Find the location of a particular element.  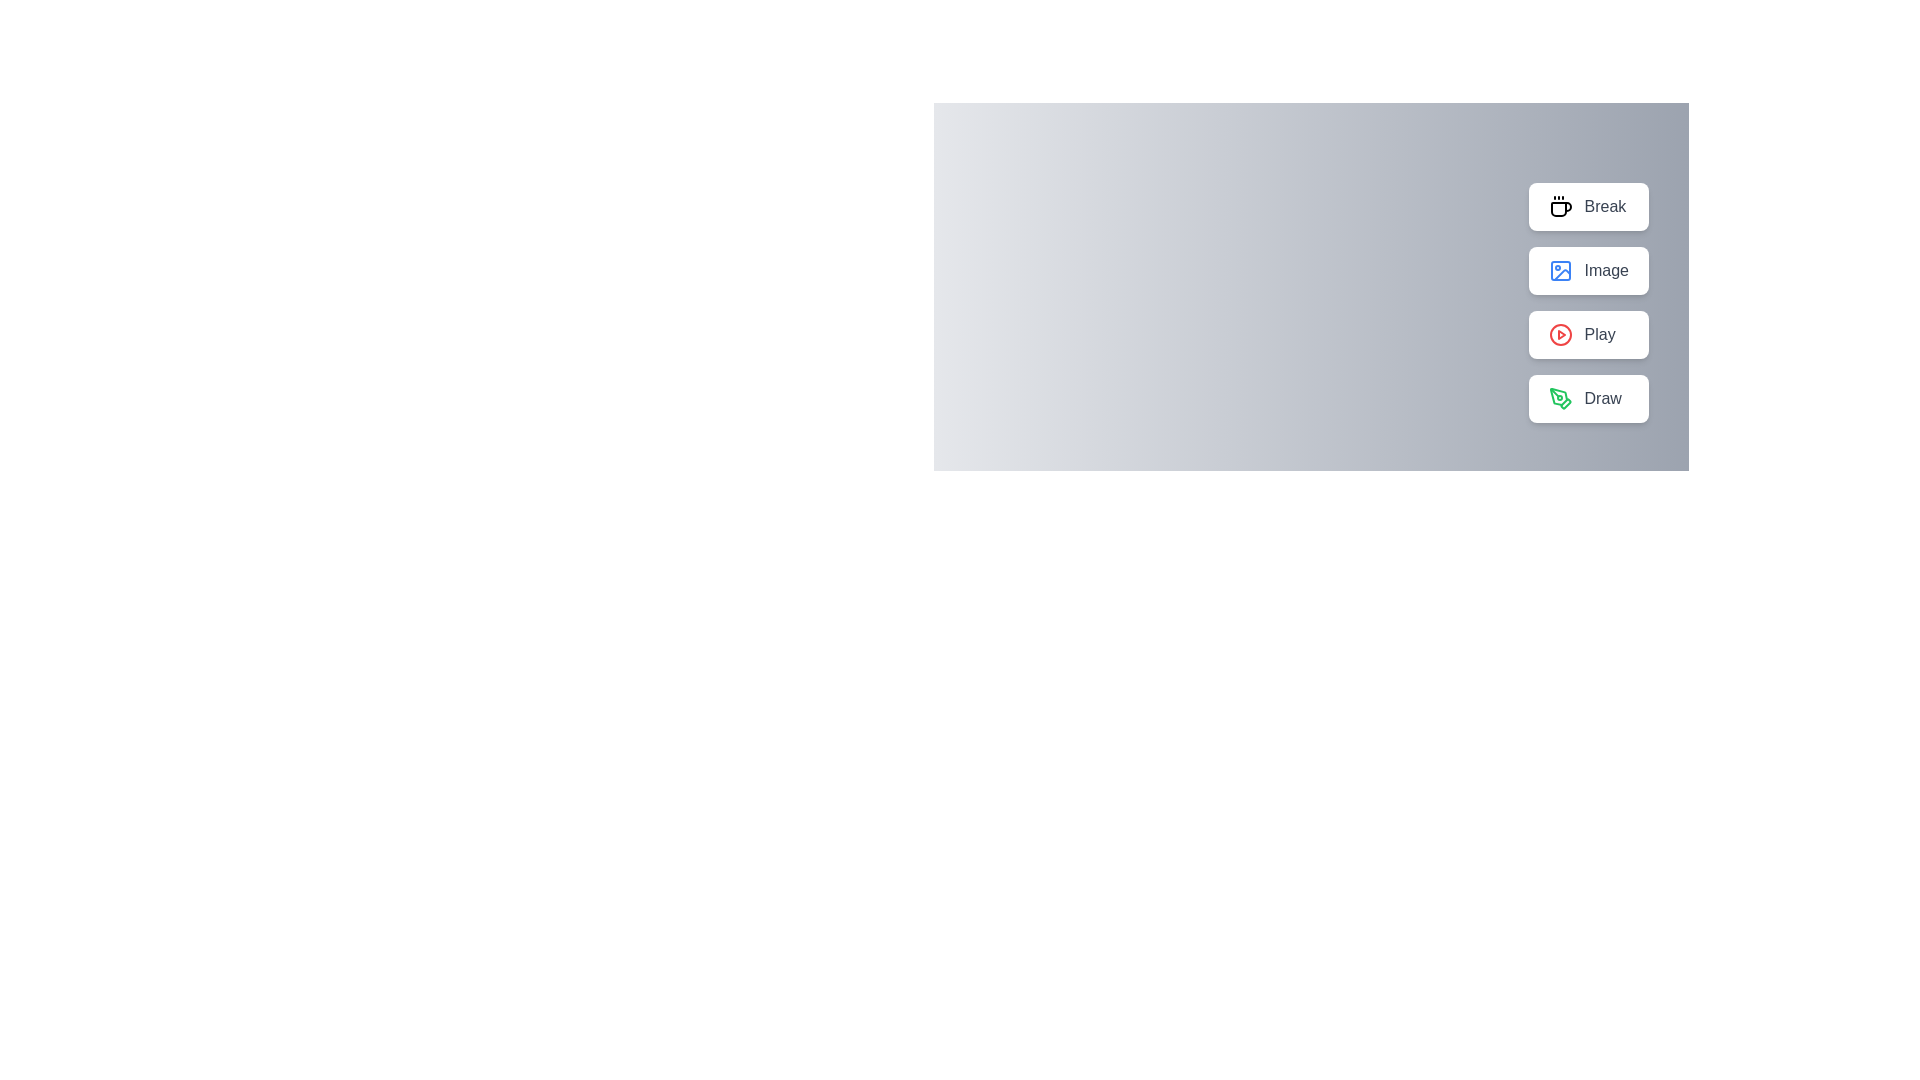

the action button labeled Break to observe hover effects is located at coordinates (1587, 207).